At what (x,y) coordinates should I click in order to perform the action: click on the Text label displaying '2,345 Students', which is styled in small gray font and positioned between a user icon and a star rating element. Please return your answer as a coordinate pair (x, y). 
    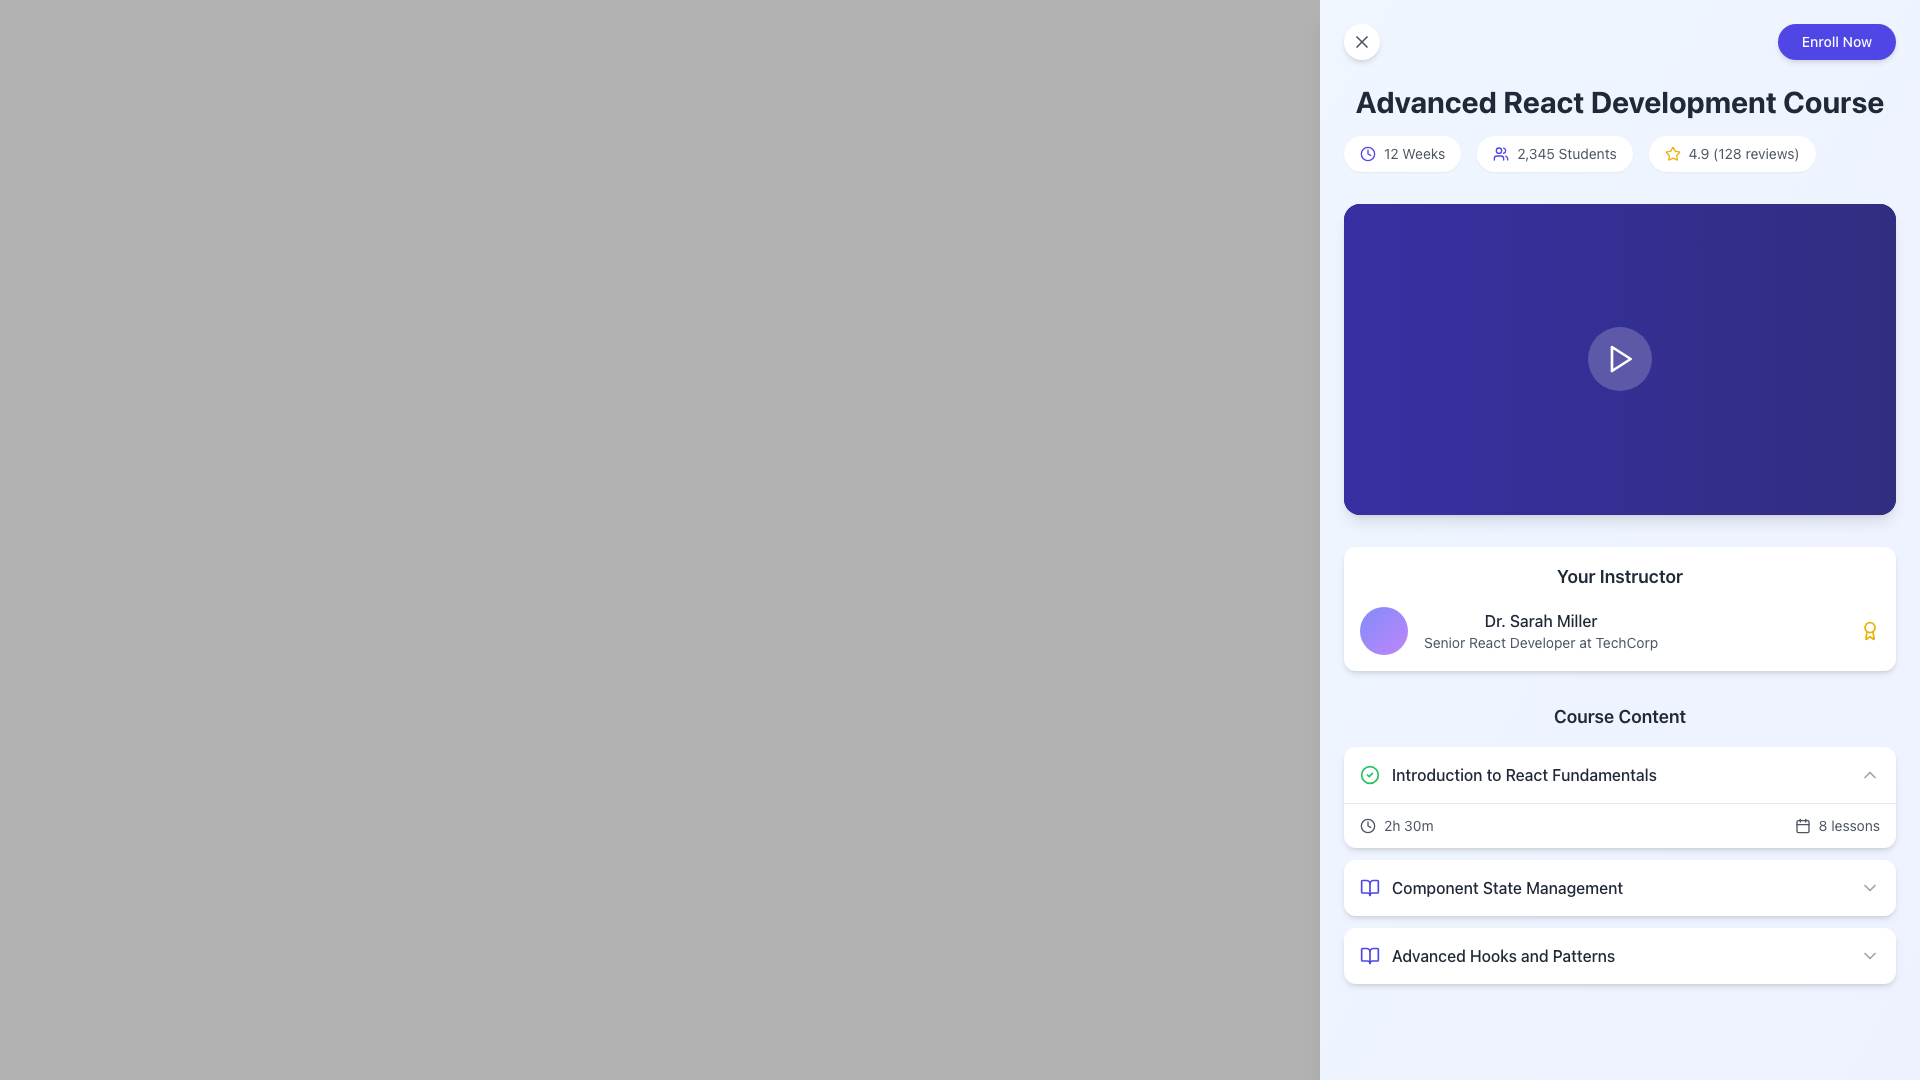
    Looking at the image, I should click on (1565, 153).